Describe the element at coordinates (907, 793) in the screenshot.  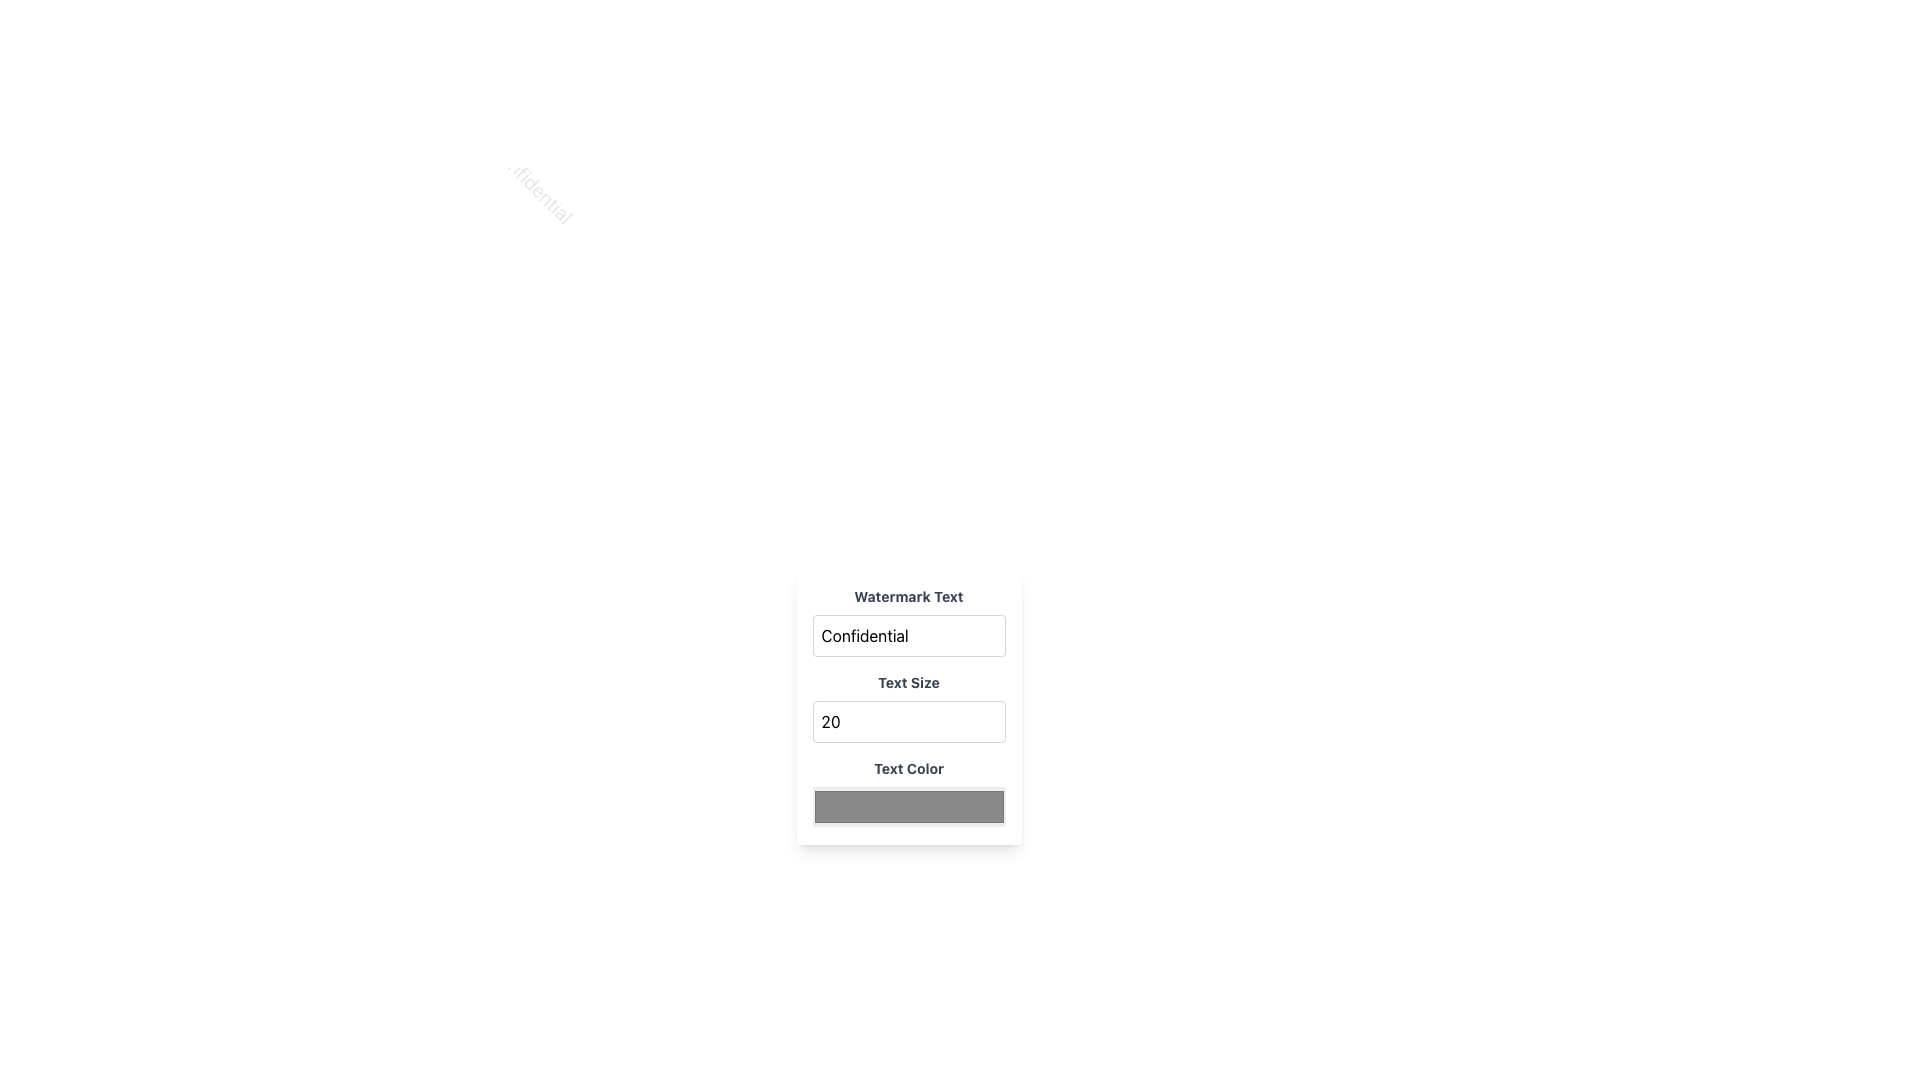
I see `the 'Text Color' color picker input` at that location.